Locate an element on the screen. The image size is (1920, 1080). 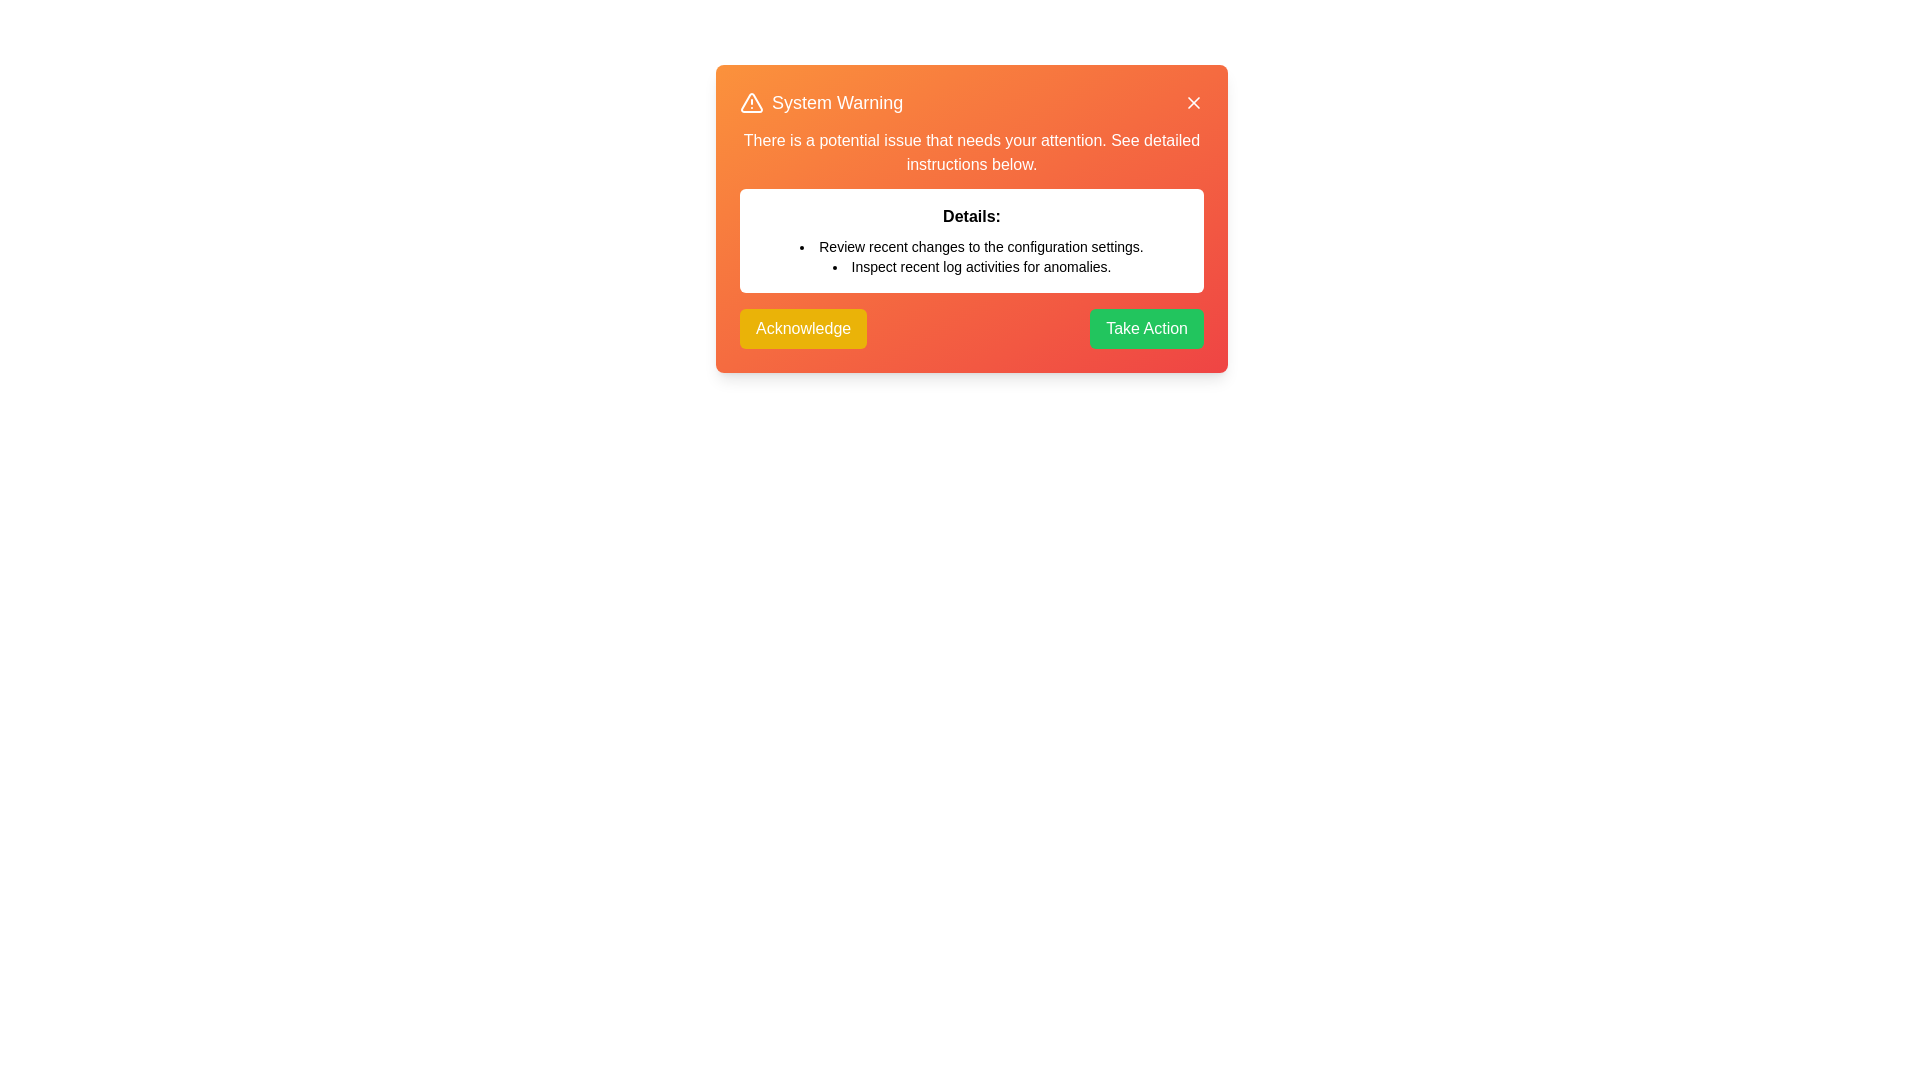
the Text section that provides detailed instructions below the warning message and above the 'Acknowledge' and 'Take Action' buttons in the 'System Warning' box is located at coordinates (971, 211).